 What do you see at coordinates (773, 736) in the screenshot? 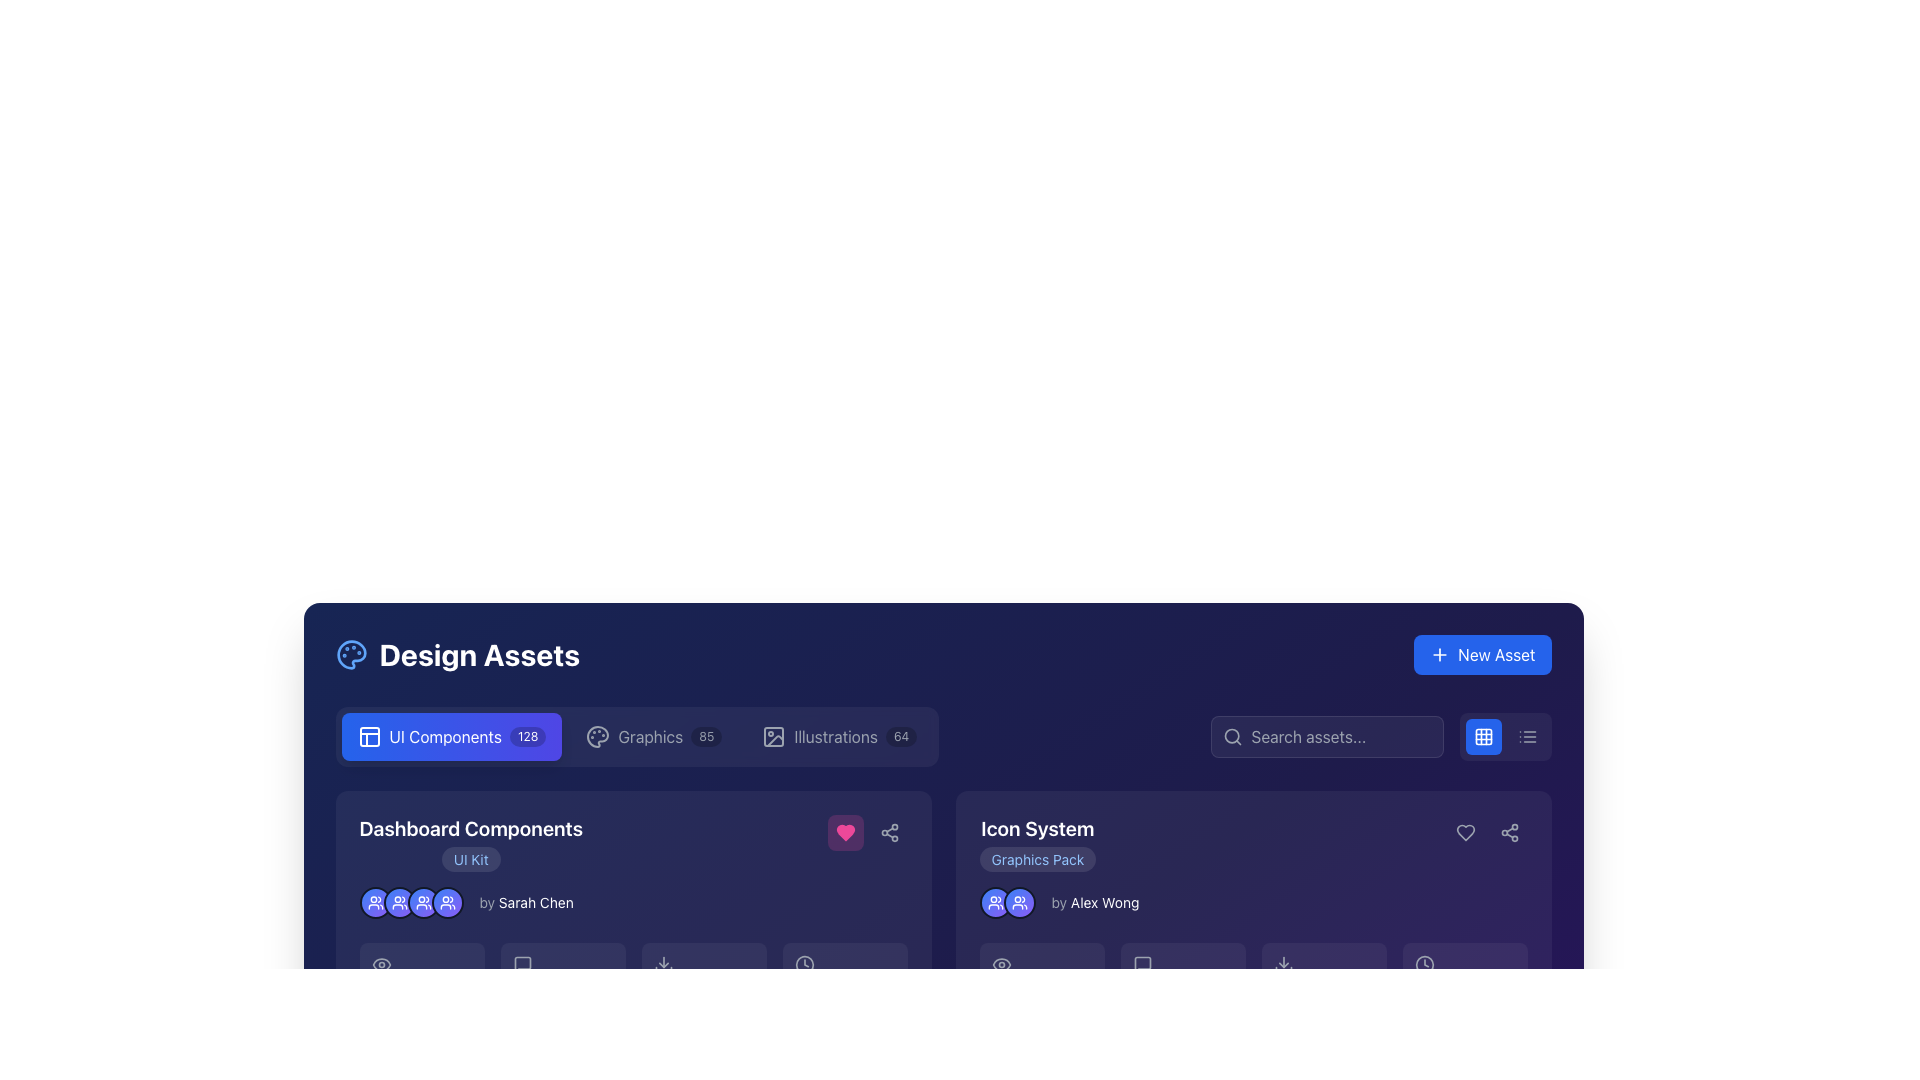
I see `the 'Illustrations' icon located at the far left of the horizontal menu item labeled 'Illustrations 64' in the navigation bar` at bounding box center [773, 736].